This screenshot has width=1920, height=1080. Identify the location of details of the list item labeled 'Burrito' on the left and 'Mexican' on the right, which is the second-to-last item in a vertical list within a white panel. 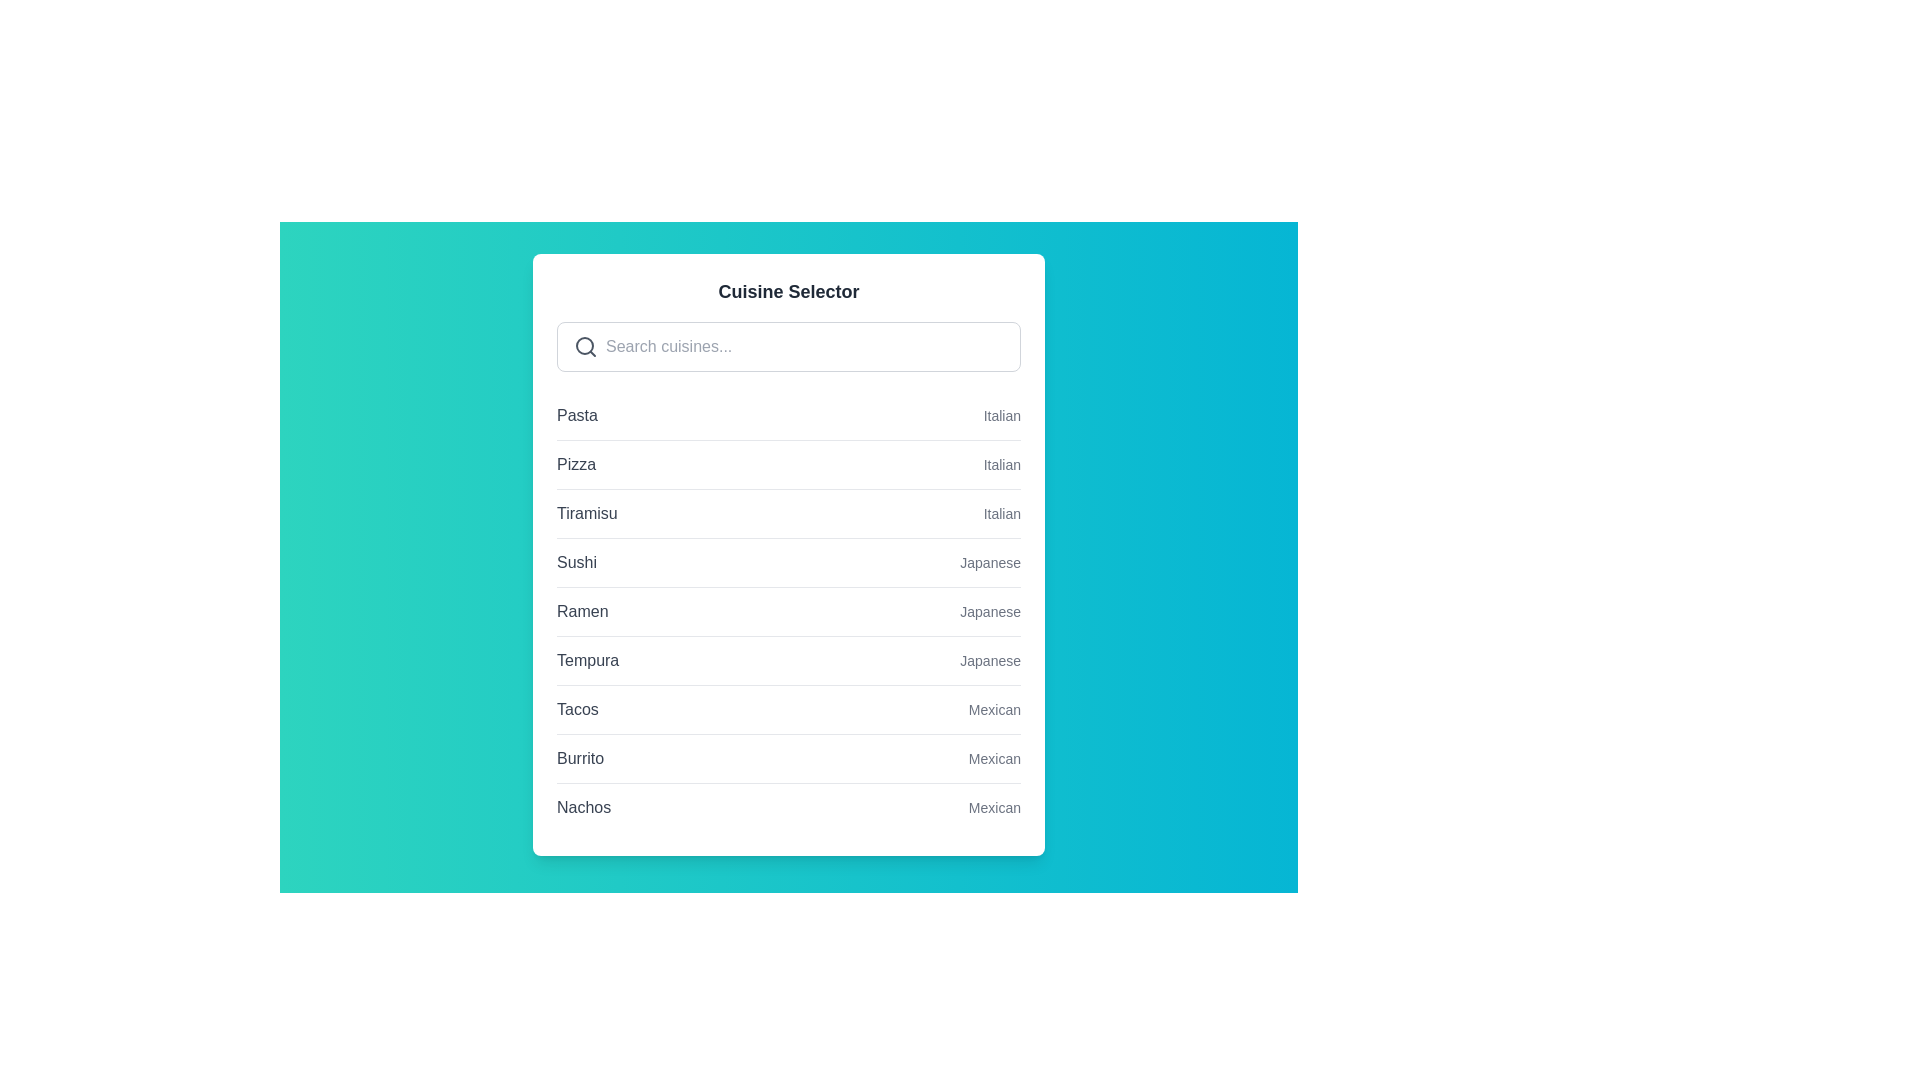
(787, 758).